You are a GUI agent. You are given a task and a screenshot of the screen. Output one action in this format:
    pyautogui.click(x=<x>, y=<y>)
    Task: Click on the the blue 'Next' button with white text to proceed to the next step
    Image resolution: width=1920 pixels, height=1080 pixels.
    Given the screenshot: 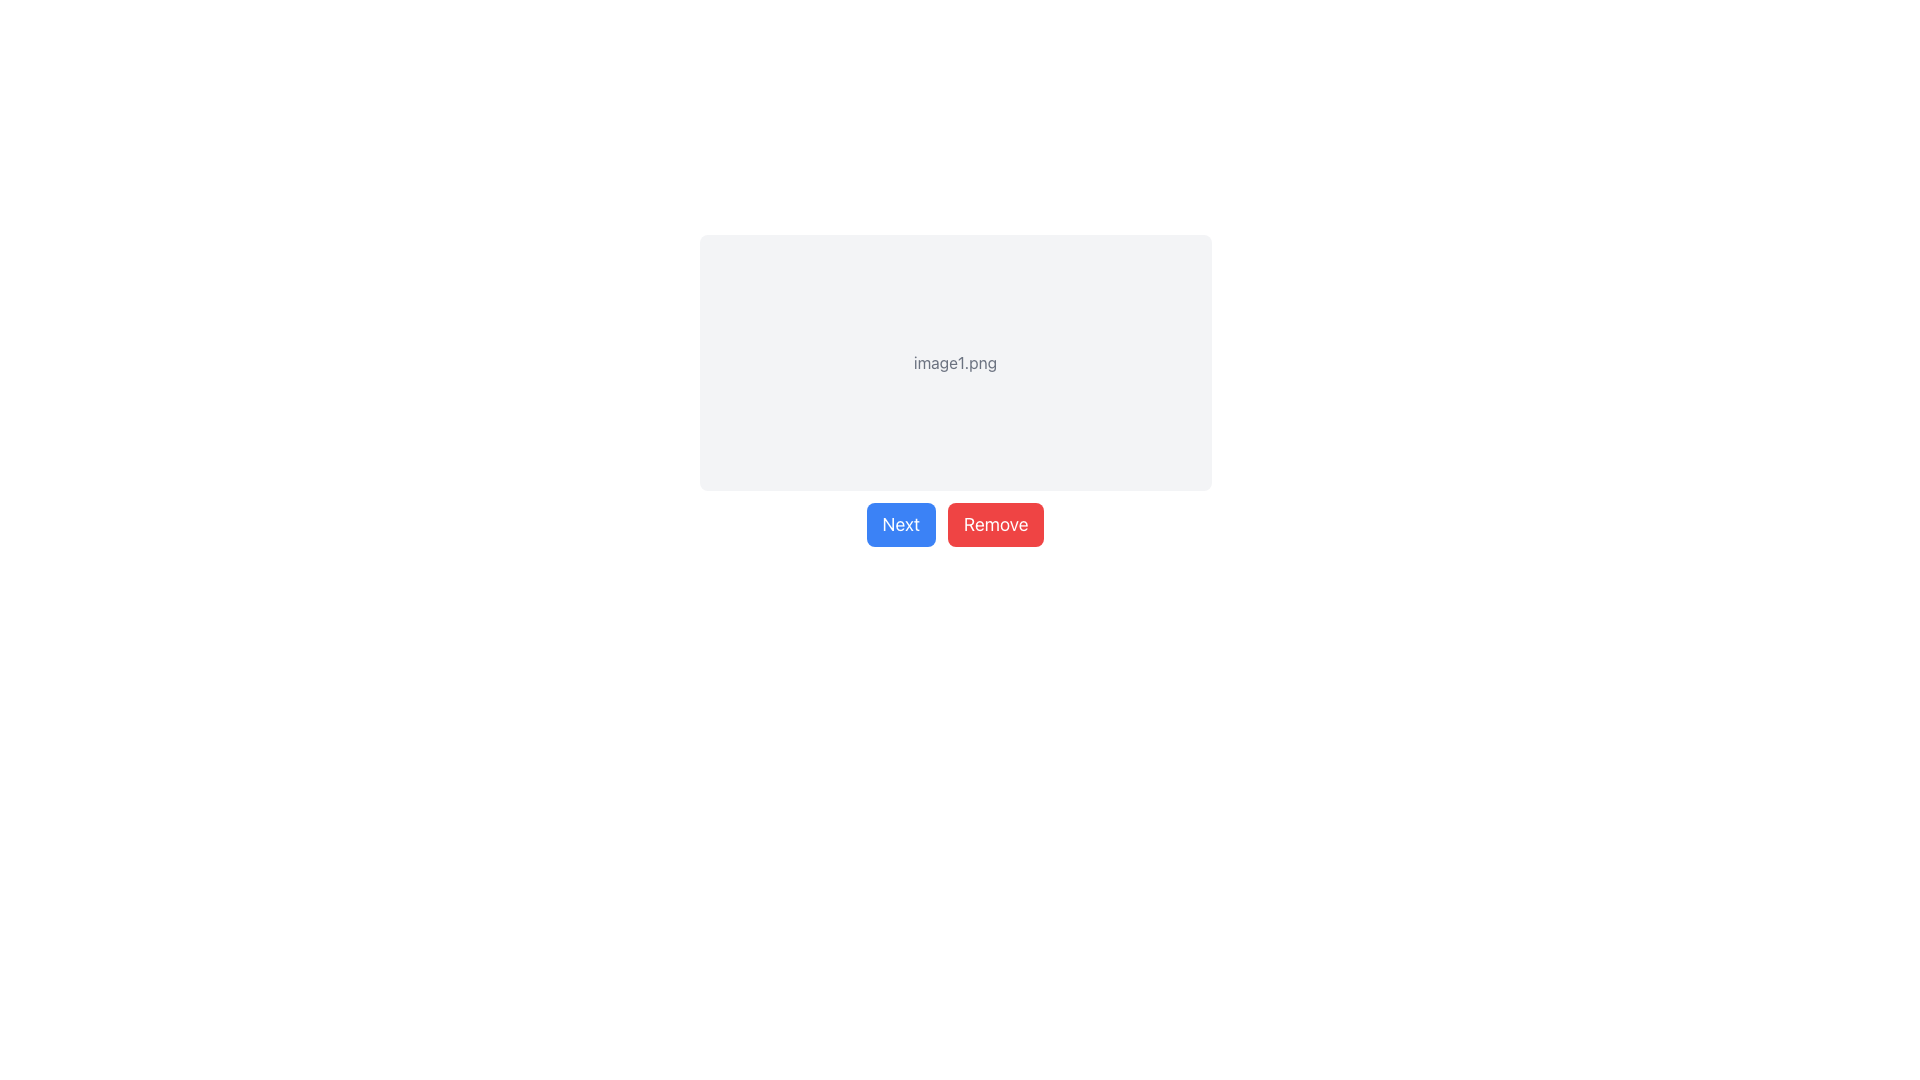 What is the action you would take?
    pyautogui.click(x=900, y=523)
    